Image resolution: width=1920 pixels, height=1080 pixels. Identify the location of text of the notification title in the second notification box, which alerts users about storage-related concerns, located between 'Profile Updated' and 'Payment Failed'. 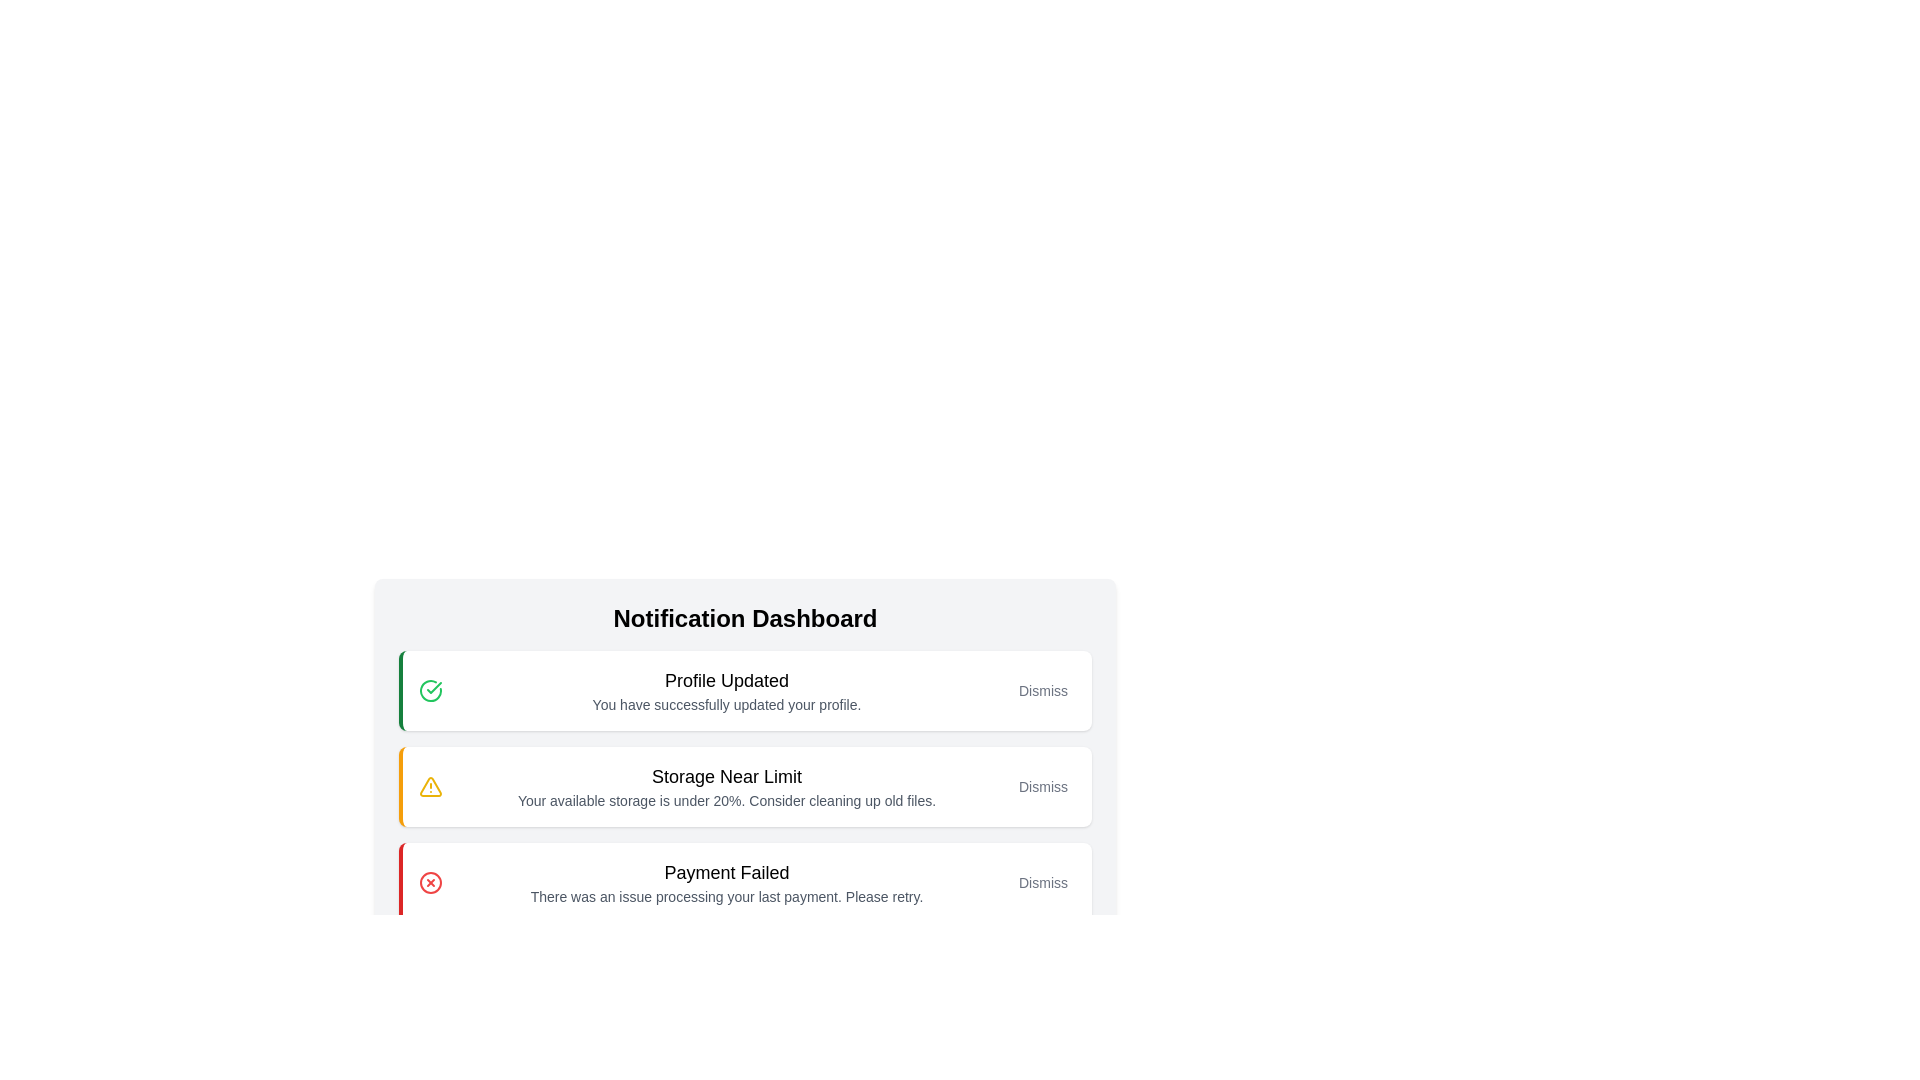
(725, 775).